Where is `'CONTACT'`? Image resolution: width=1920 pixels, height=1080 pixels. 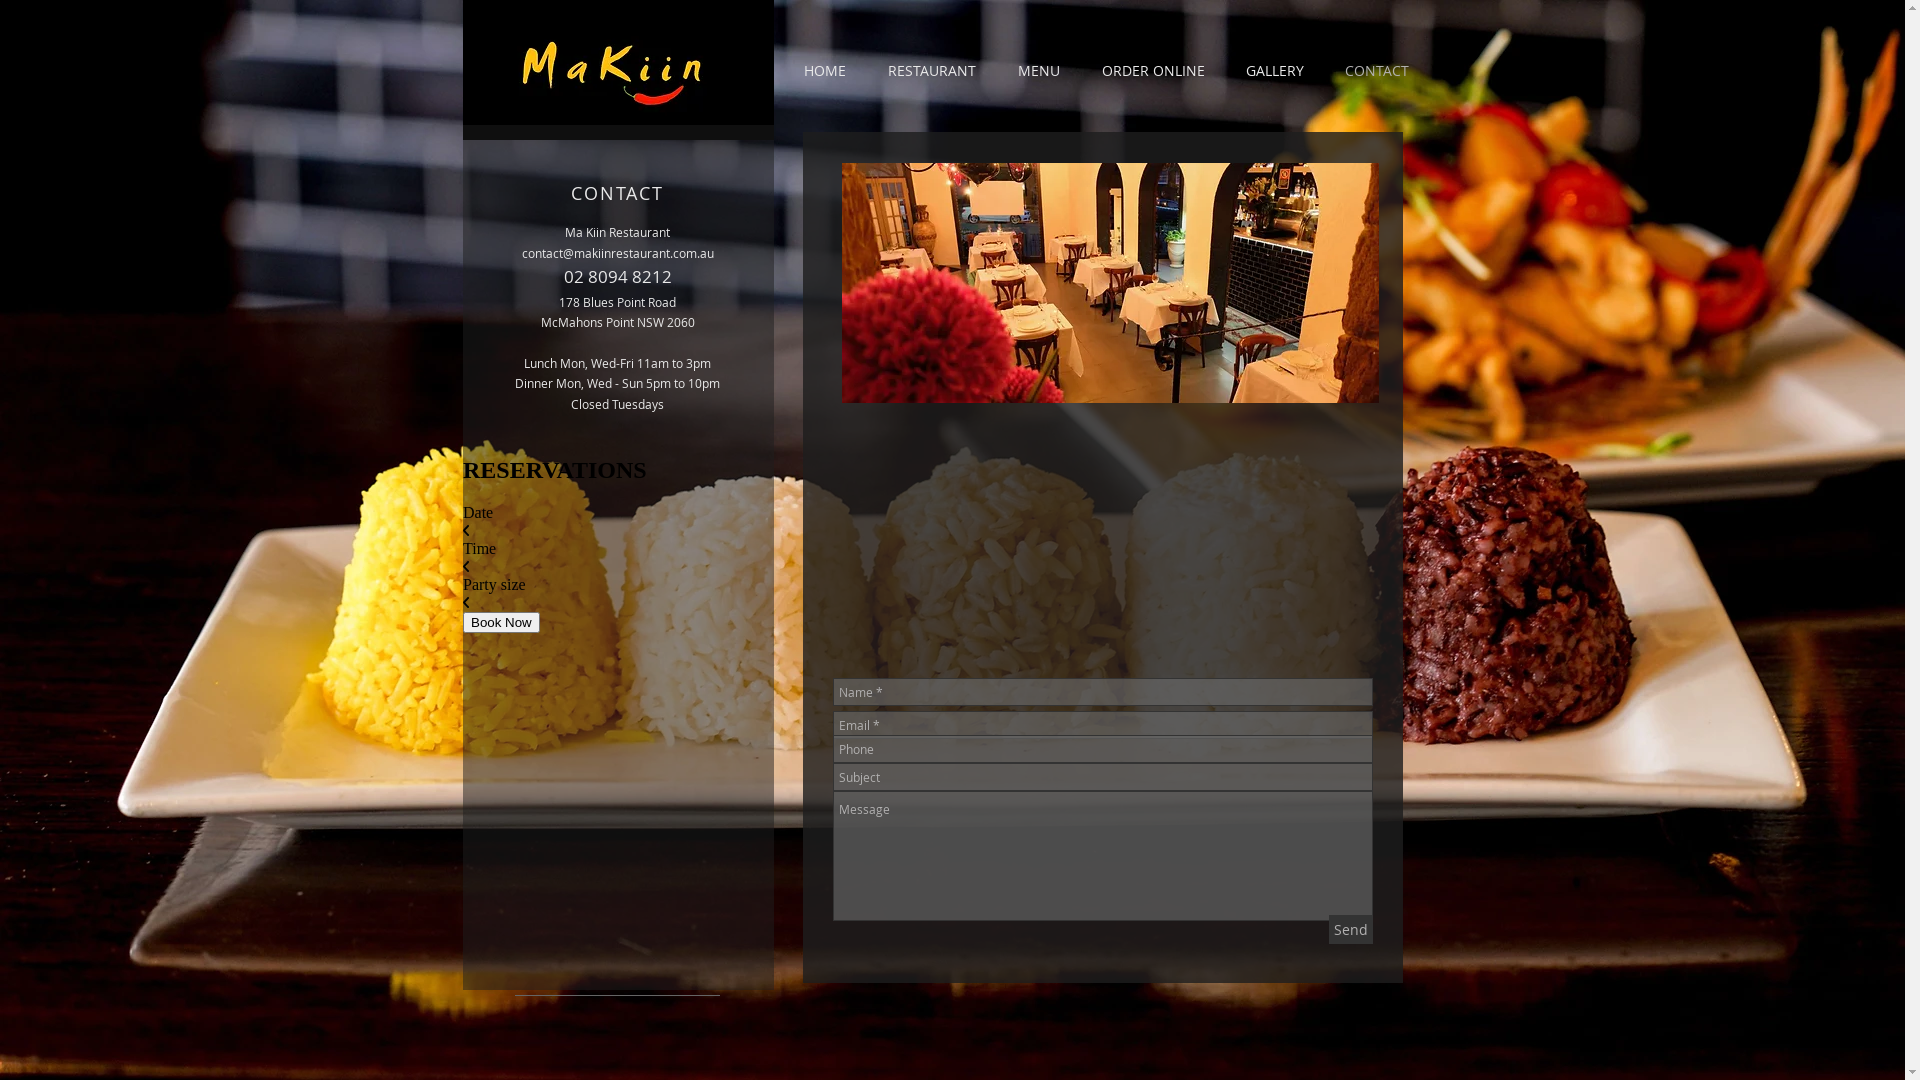
'CONTACT' is located at coordinates (1375, 69).